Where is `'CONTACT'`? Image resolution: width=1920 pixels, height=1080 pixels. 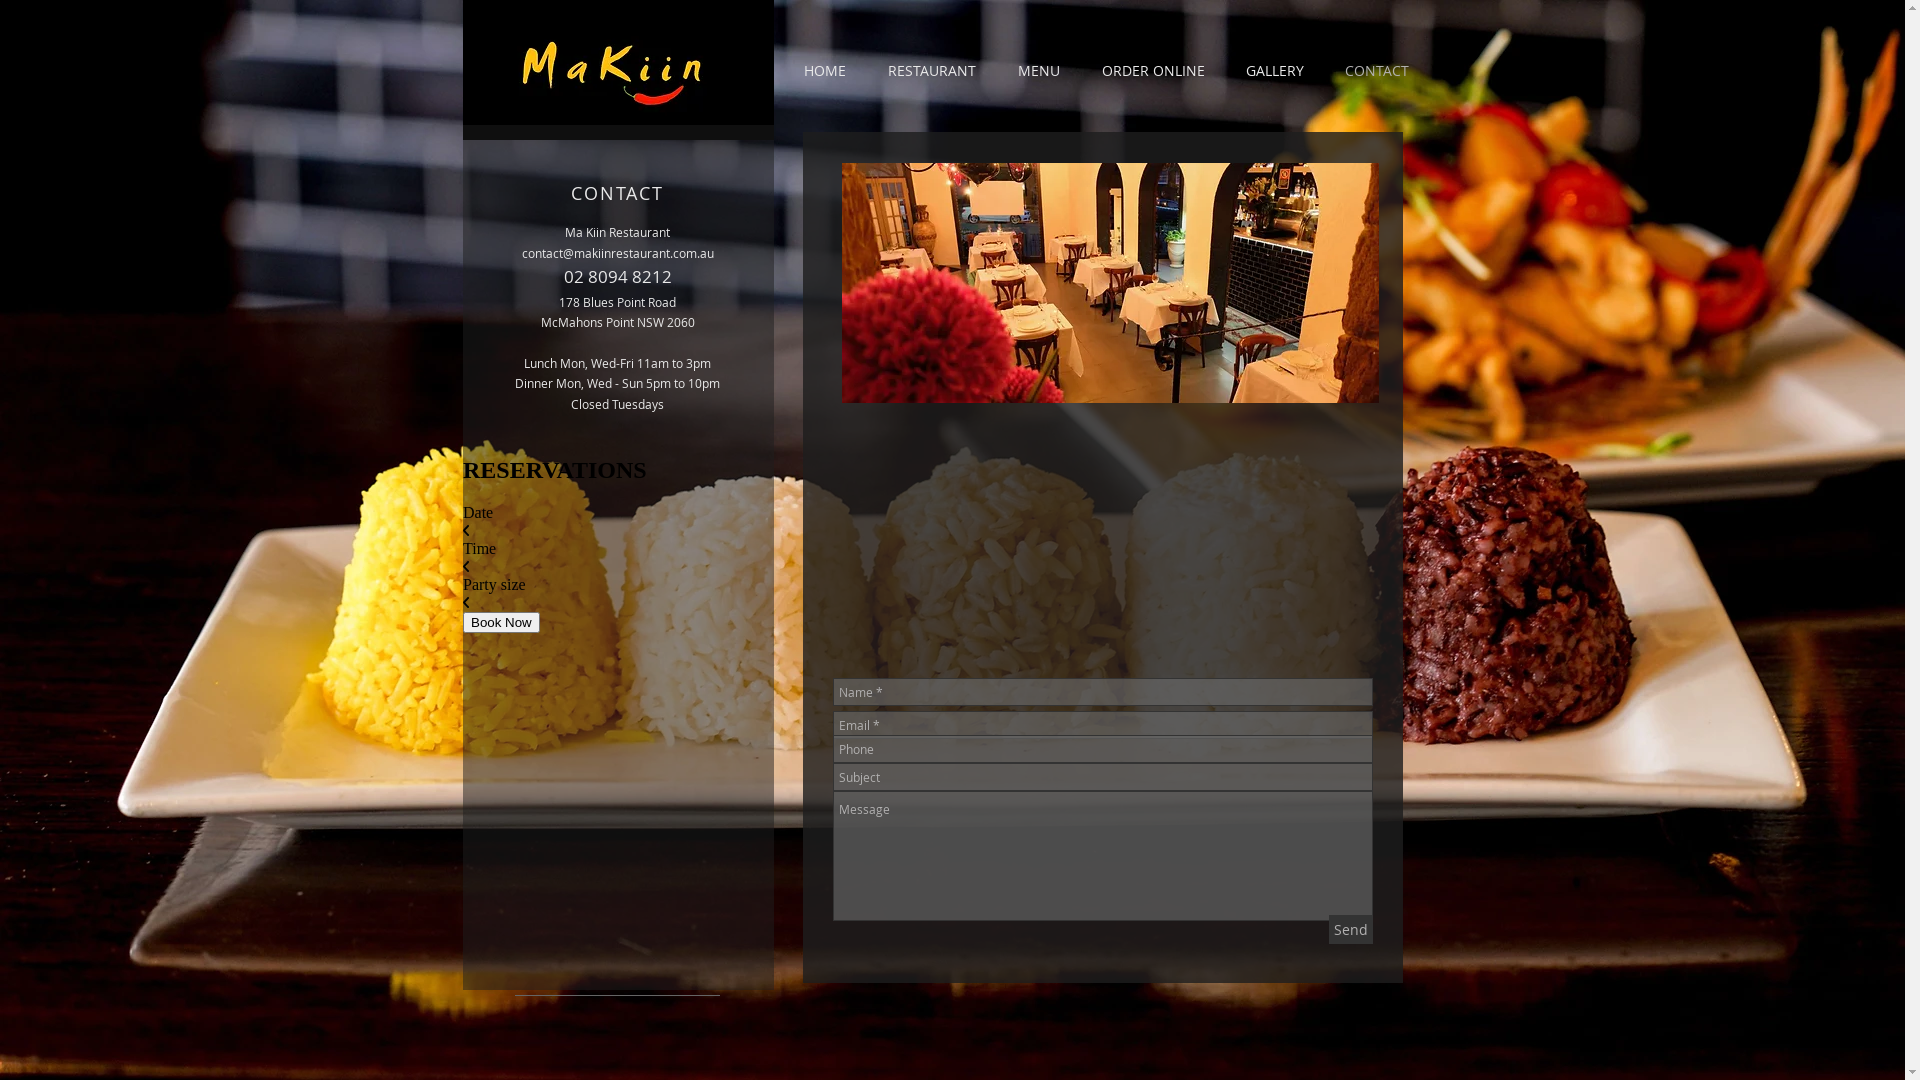
'CONTACT' is located at coordinates (1375, 69).